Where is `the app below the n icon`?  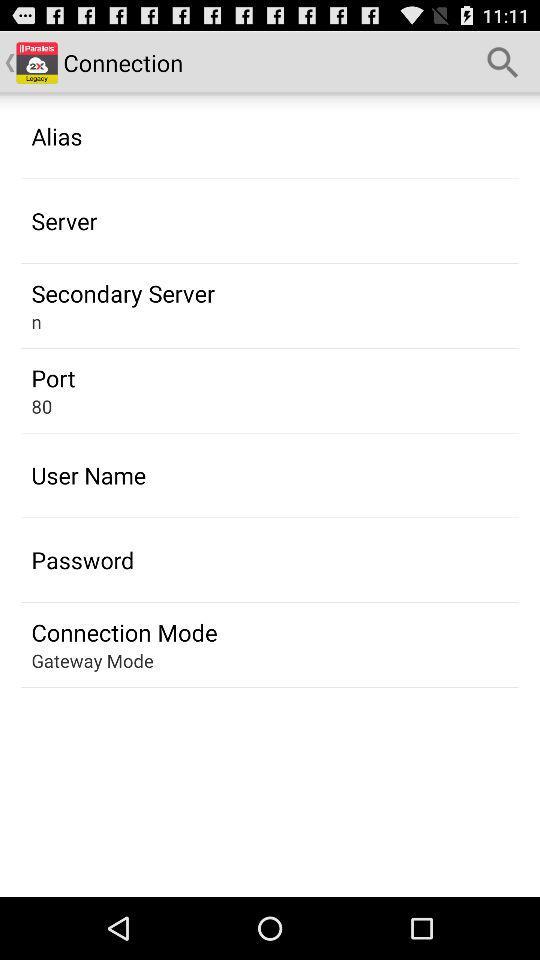
the app below the n icon is located at coordinates (53, 377).